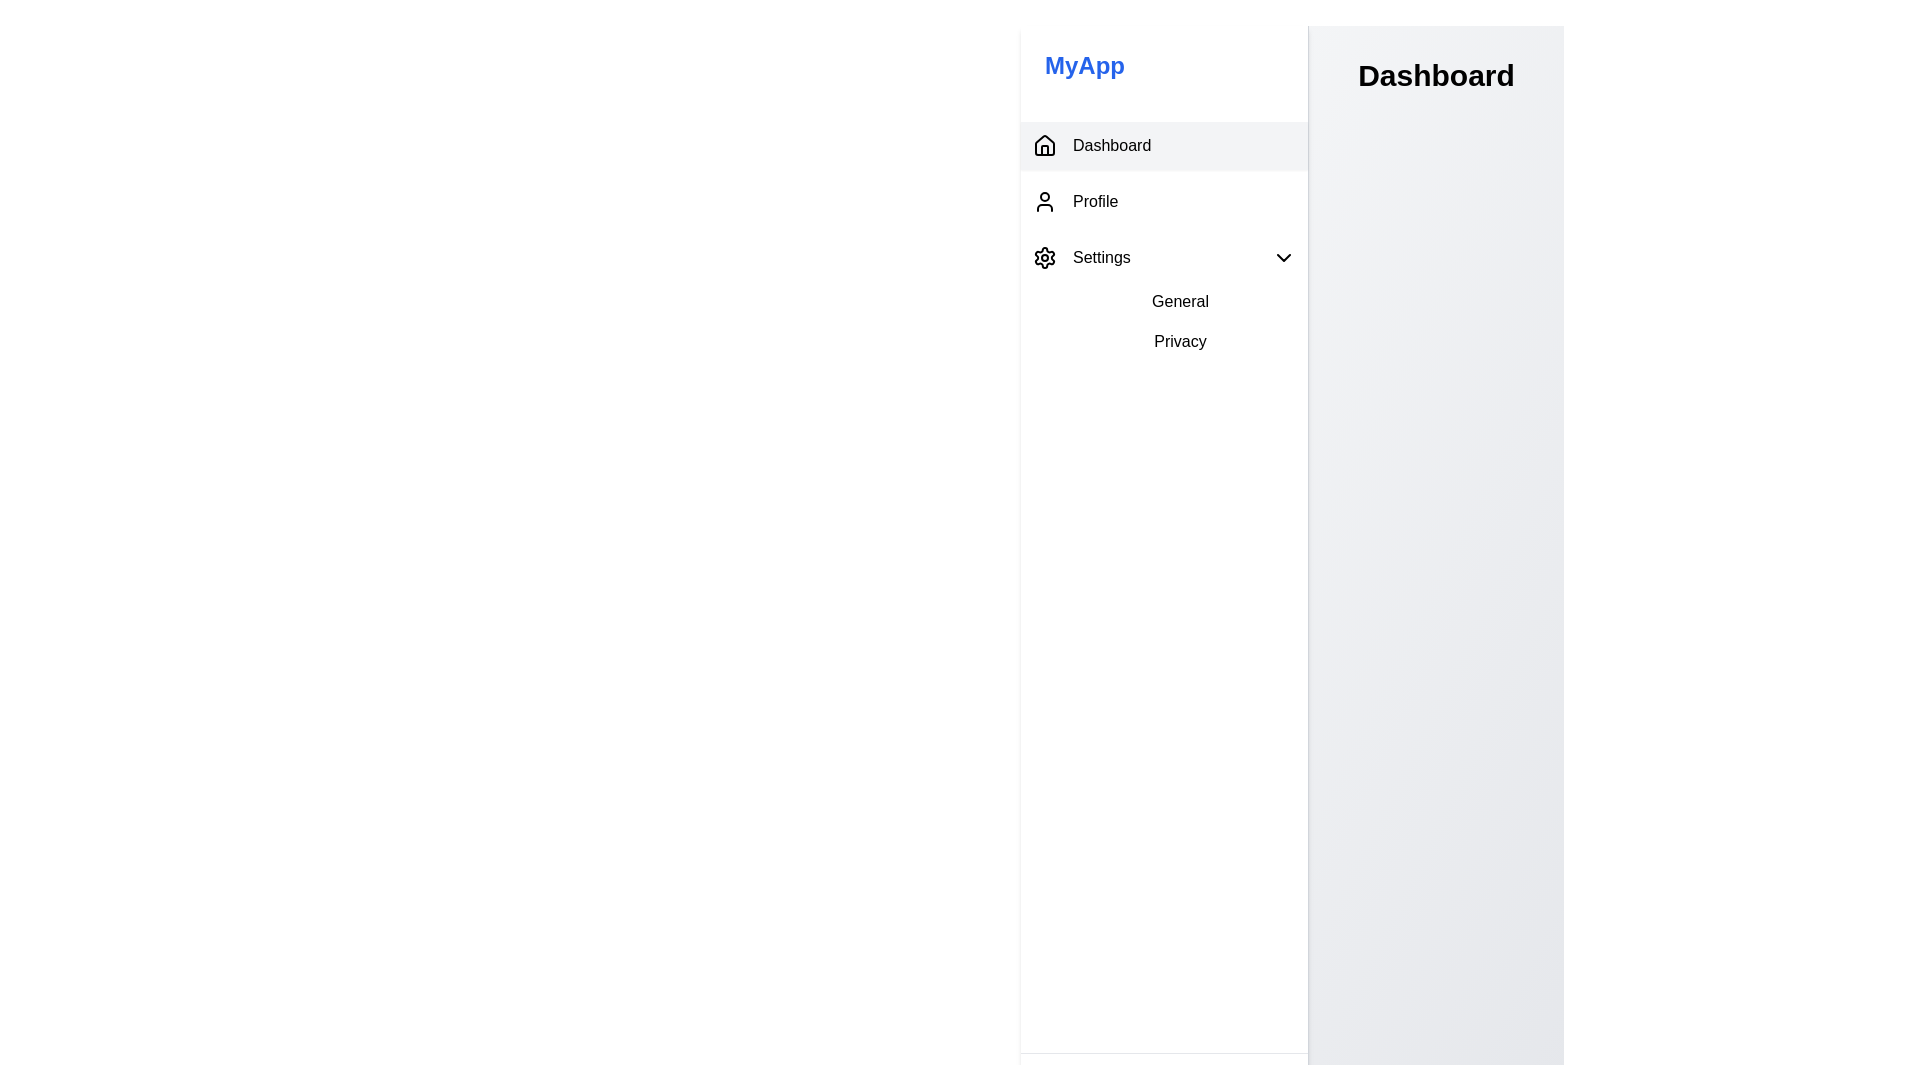 Image resolution: width=1920 pixels, height=1080 pixels. I want to click on the text label reading 'Dashboard' located immediately to the right of the home icon in the vertical navigation menu, so click(1111, 145).